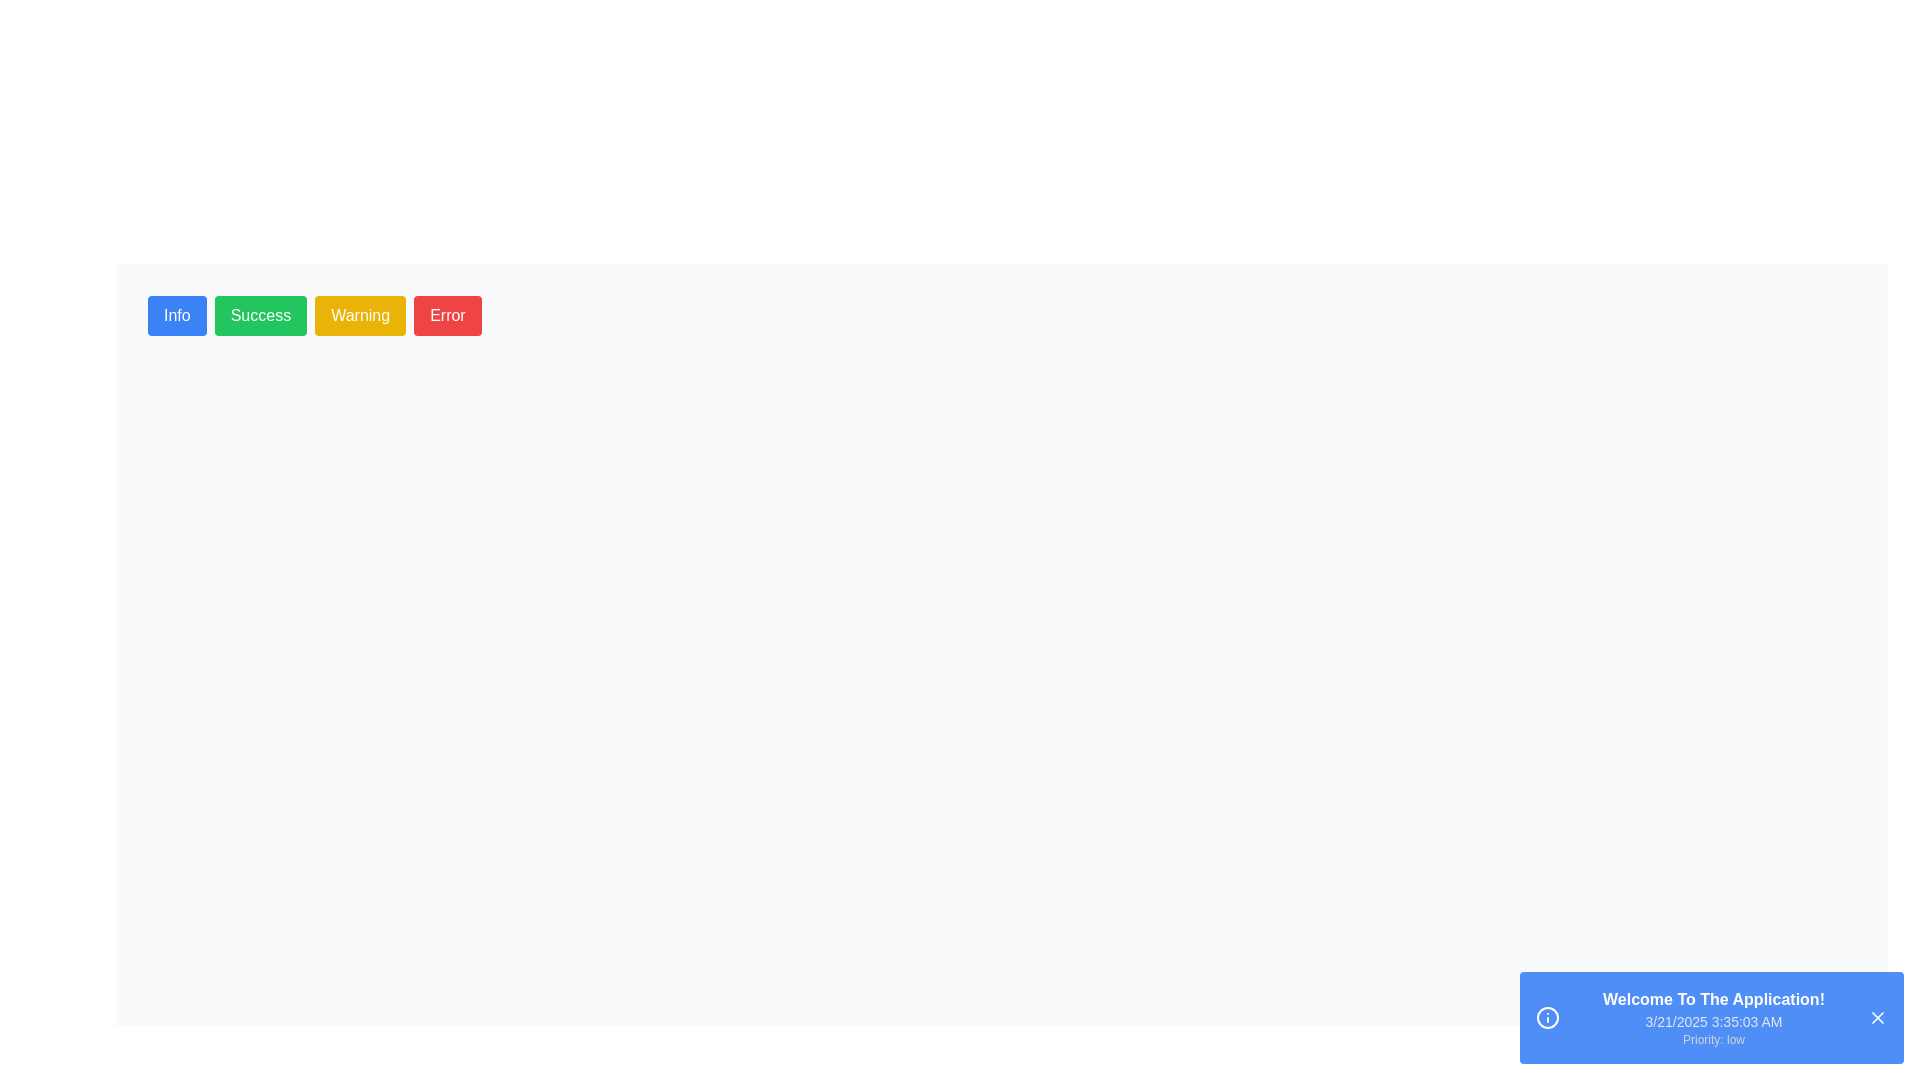 The height and width of the screenshot is (1080, 1920). What do you see at coordinates (177, 315) in the screenshot?
I see `the first button labeled 'Info' in the horizontal row of buttons` at bounding box center [177, 315].